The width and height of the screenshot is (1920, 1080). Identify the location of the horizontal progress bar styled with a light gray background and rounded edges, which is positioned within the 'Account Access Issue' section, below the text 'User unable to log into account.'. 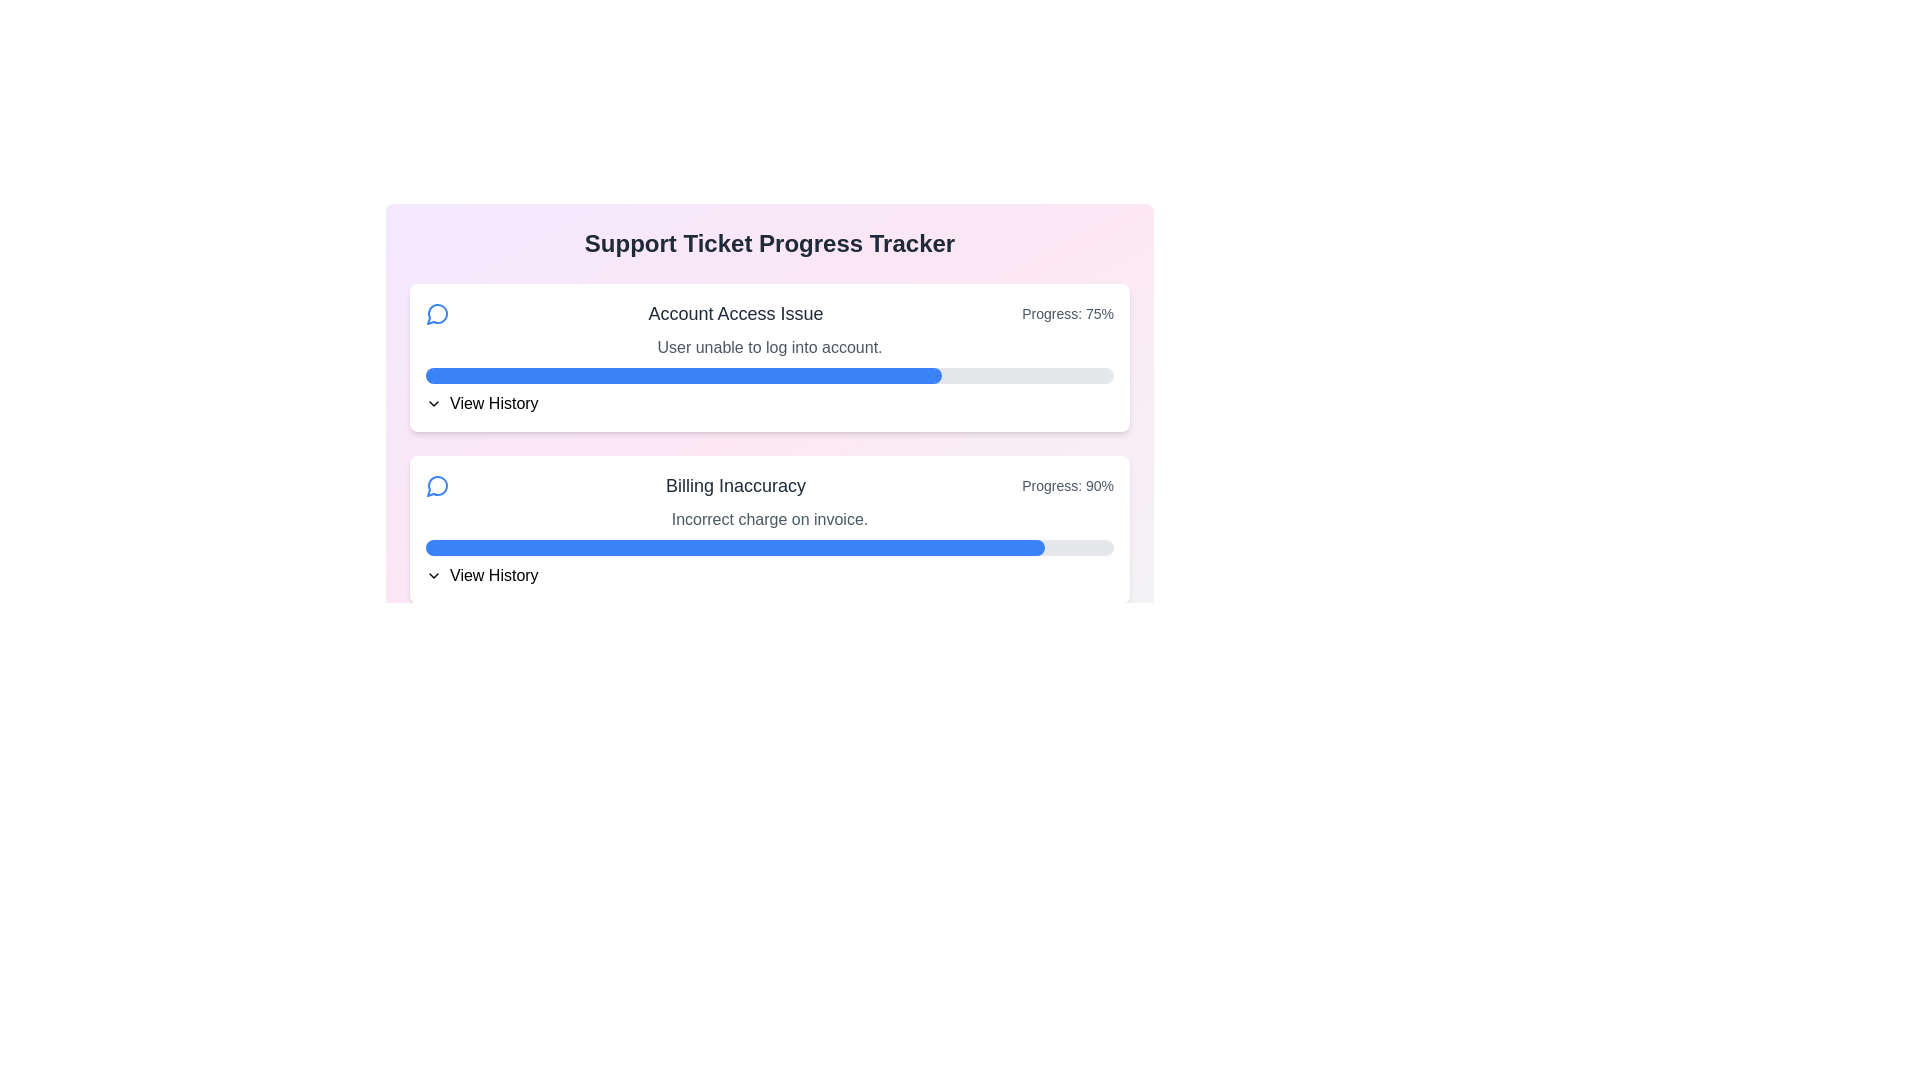
(768, 375).